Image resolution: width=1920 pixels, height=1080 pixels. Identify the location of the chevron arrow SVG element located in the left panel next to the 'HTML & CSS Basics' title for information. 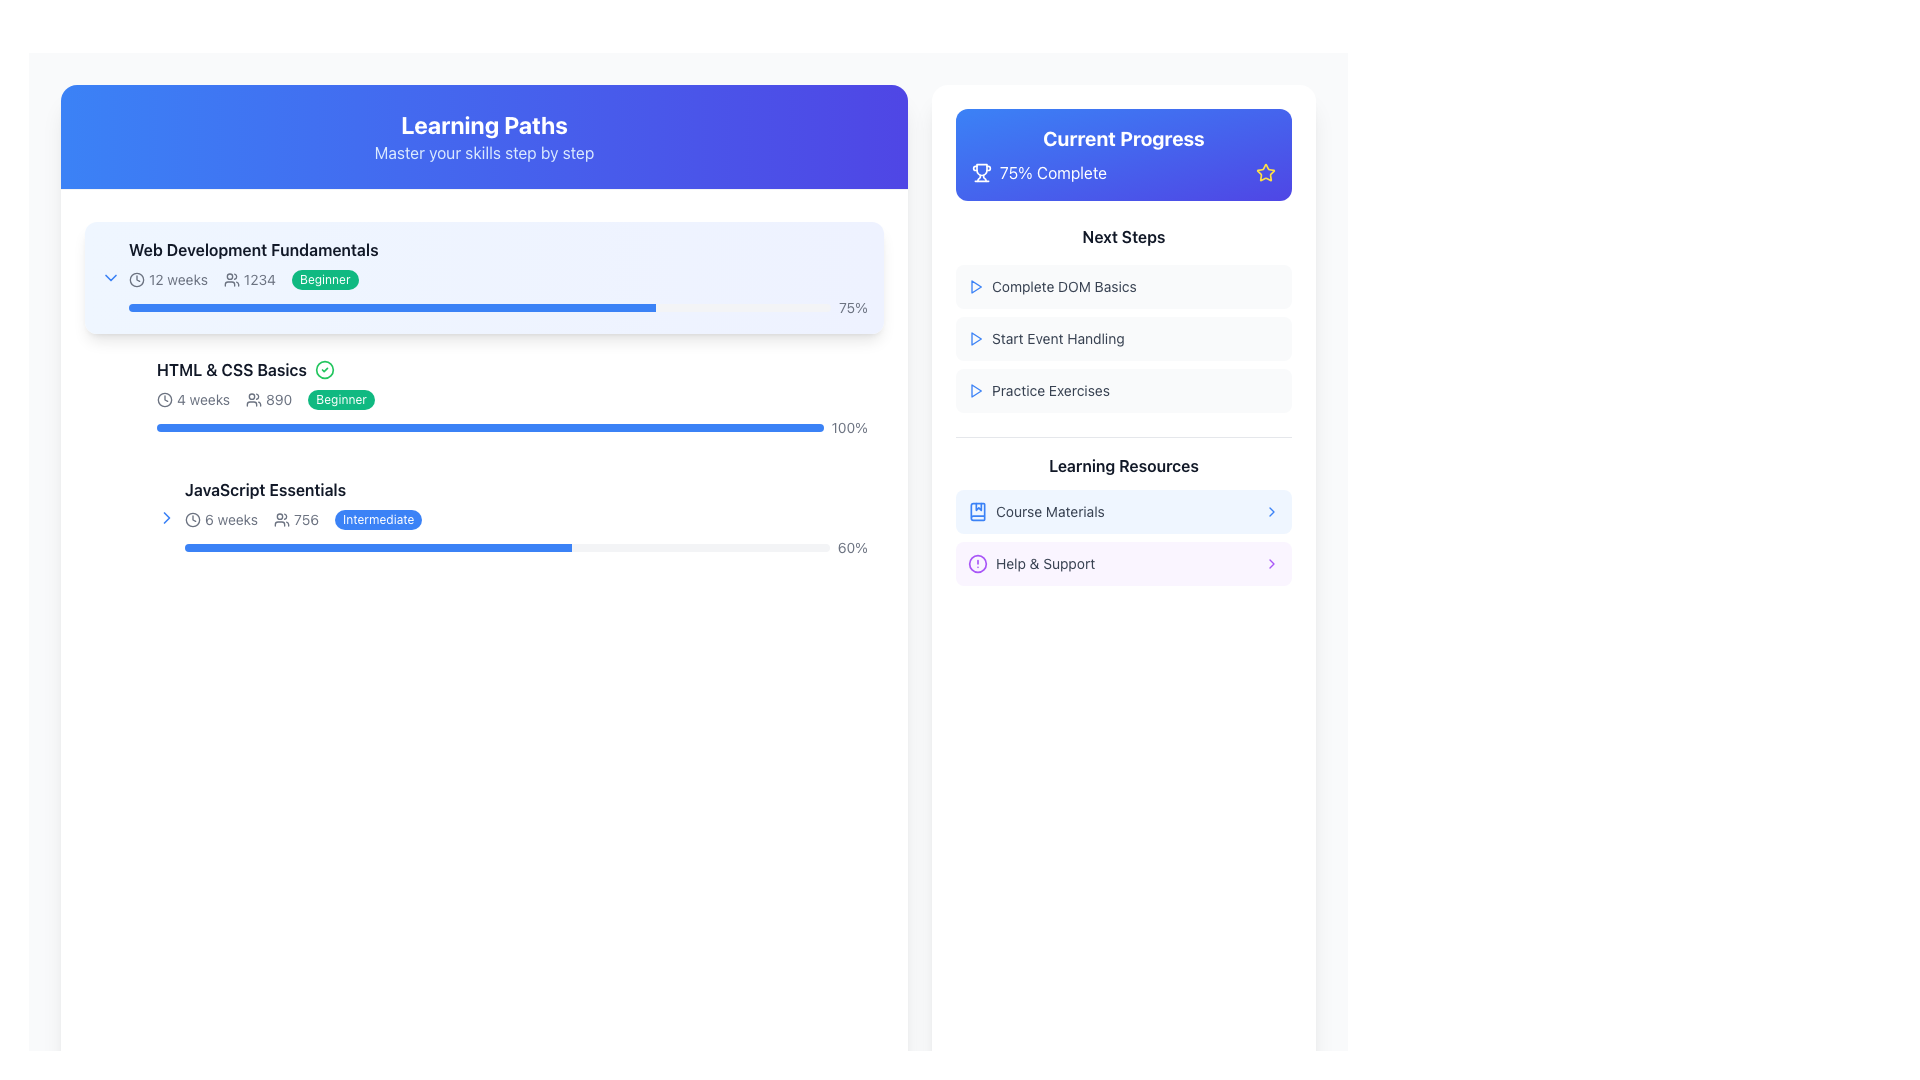
(167, 516).